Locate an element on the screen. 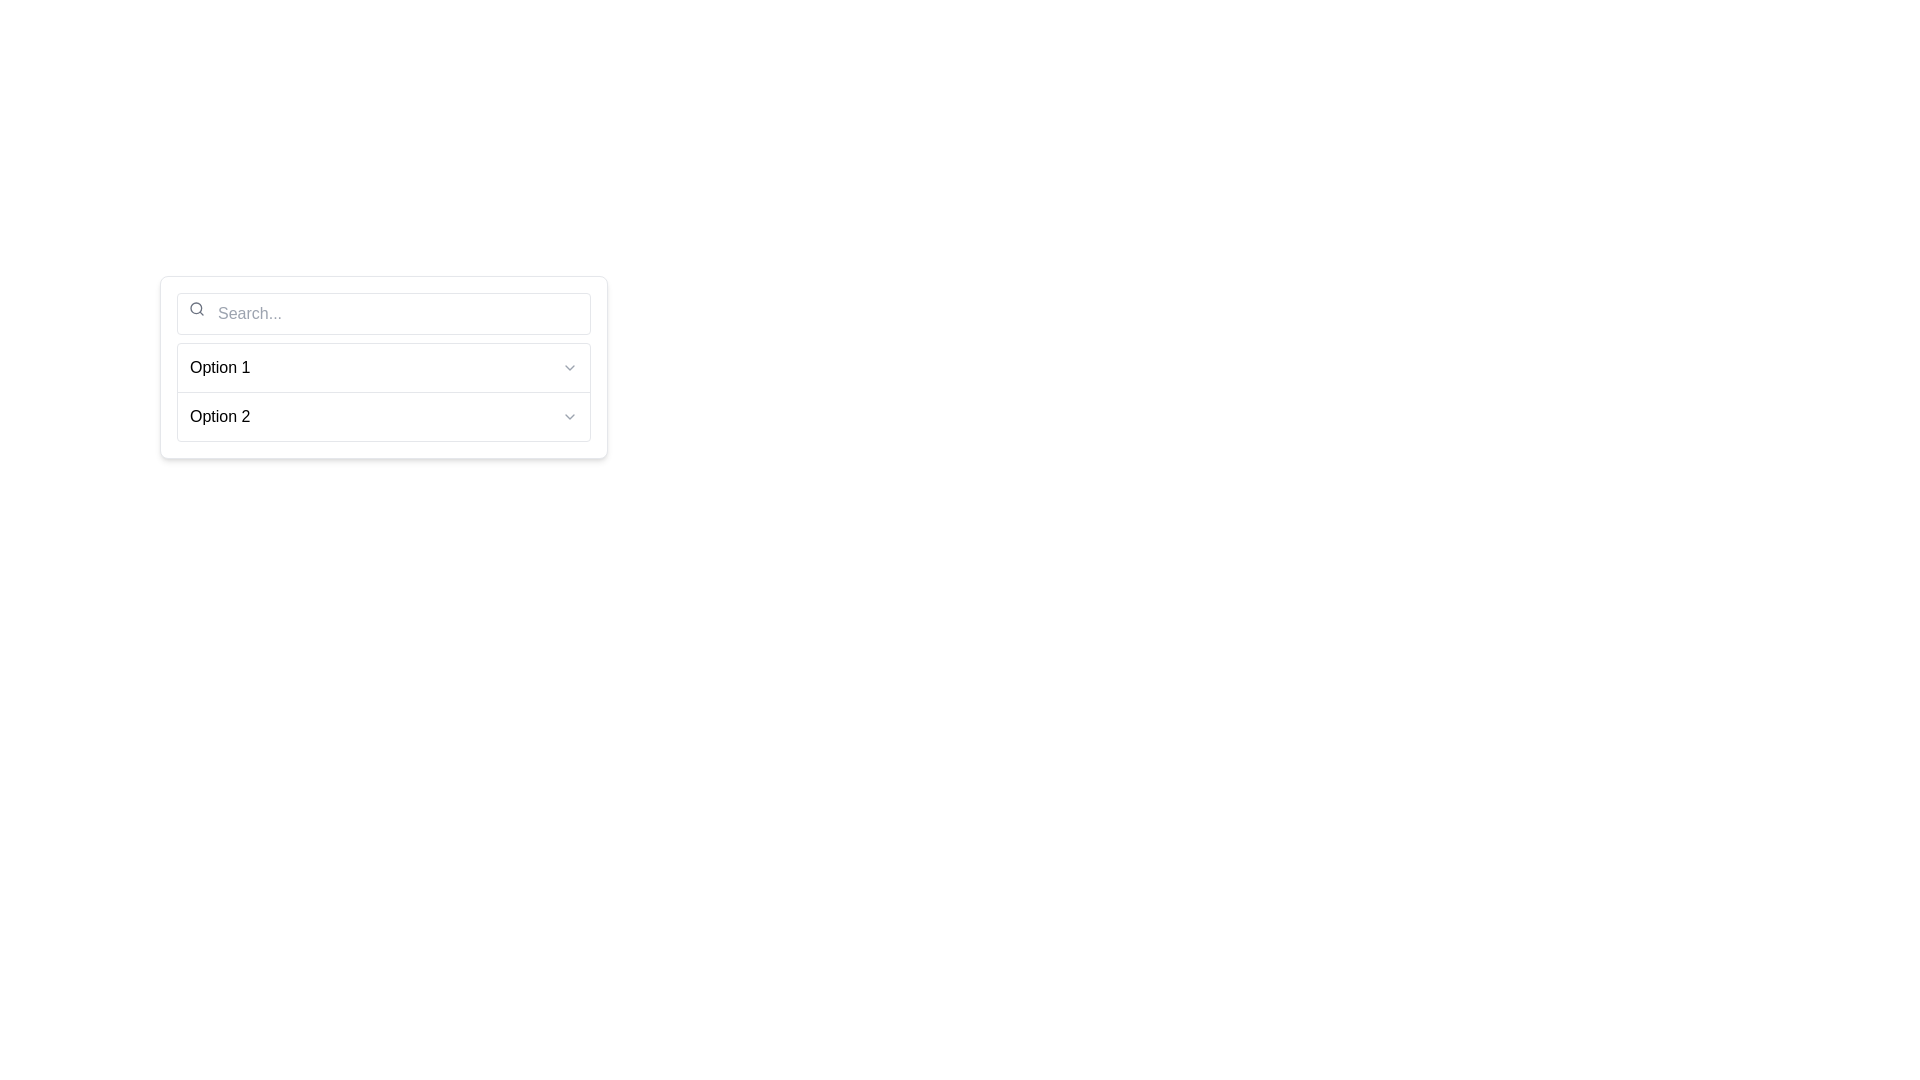 The height and width of the screenshot is (1080, 1920). the search icon located at the top-left corner of the search bar, which signifies the presence of search functionality is located at coordinates (196, 308).